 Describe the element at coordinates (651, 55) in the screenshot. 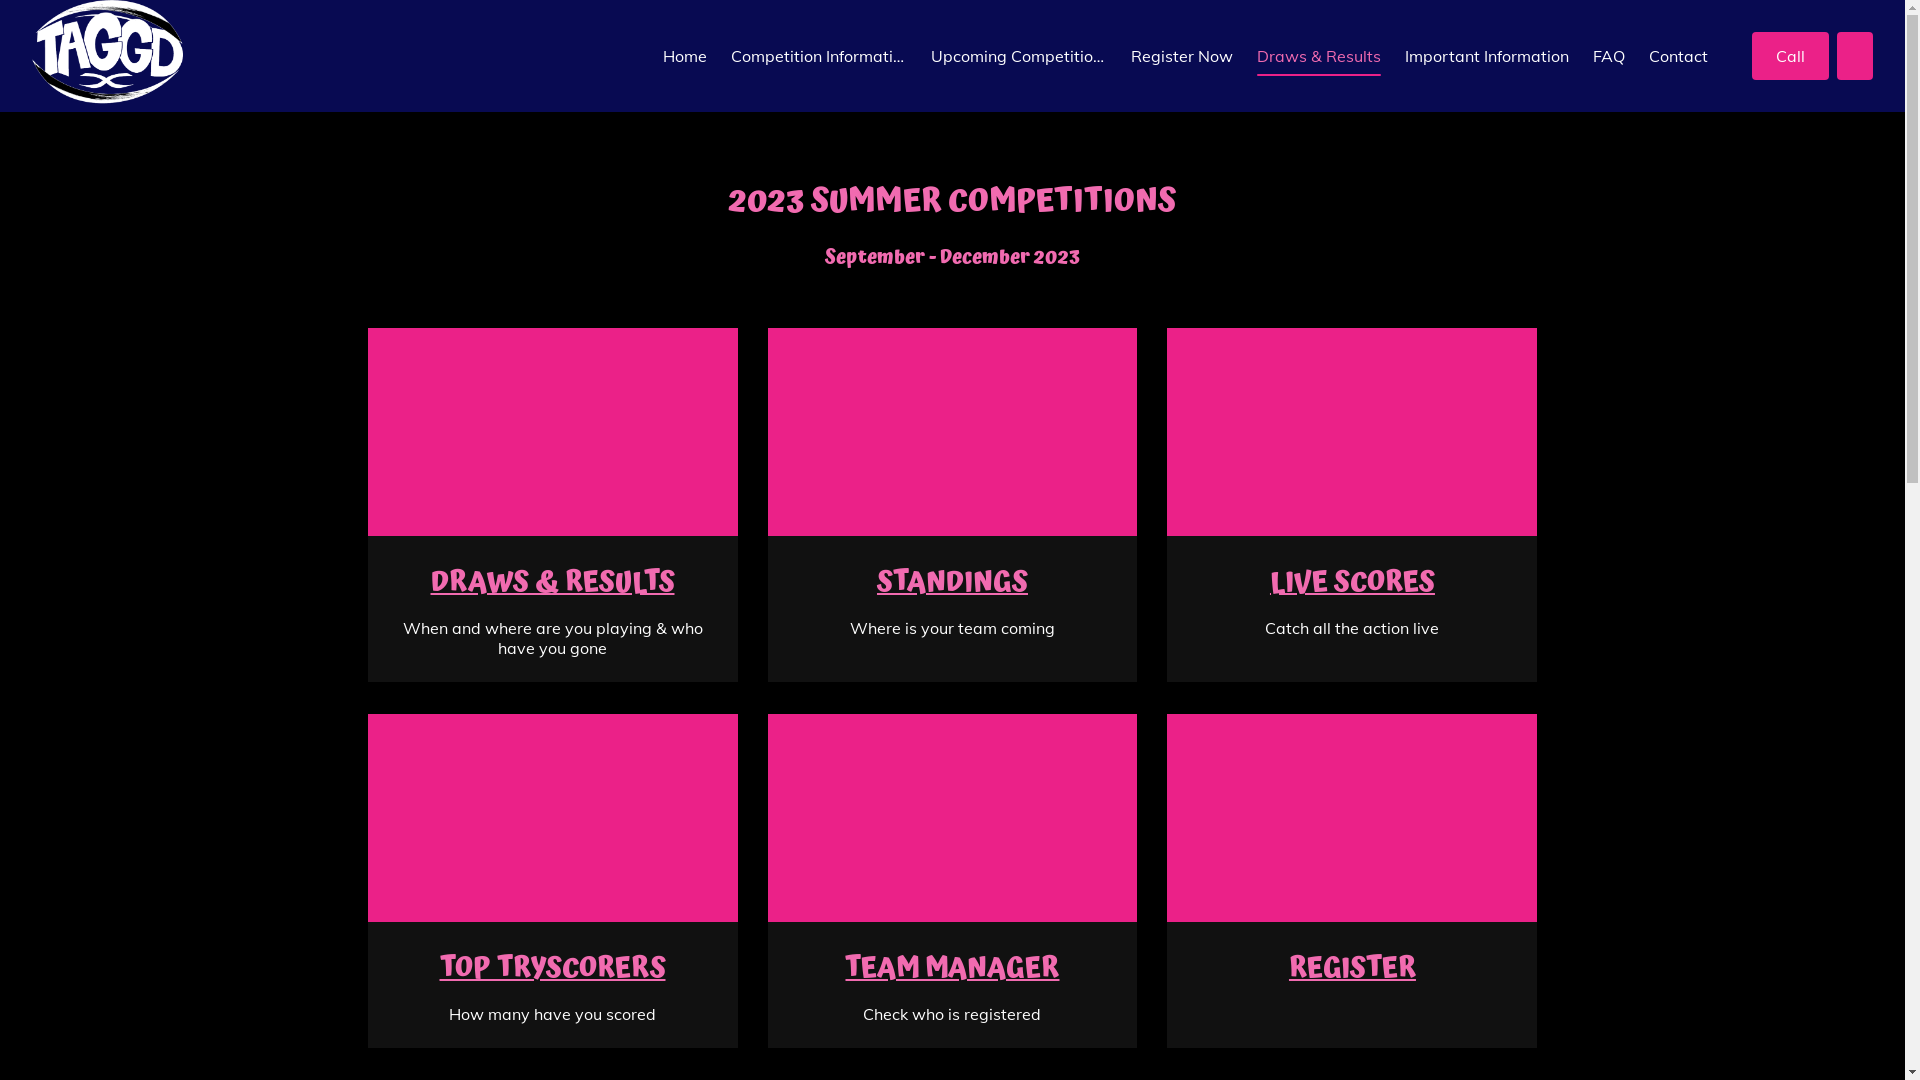

I see `'Home'` at that location.